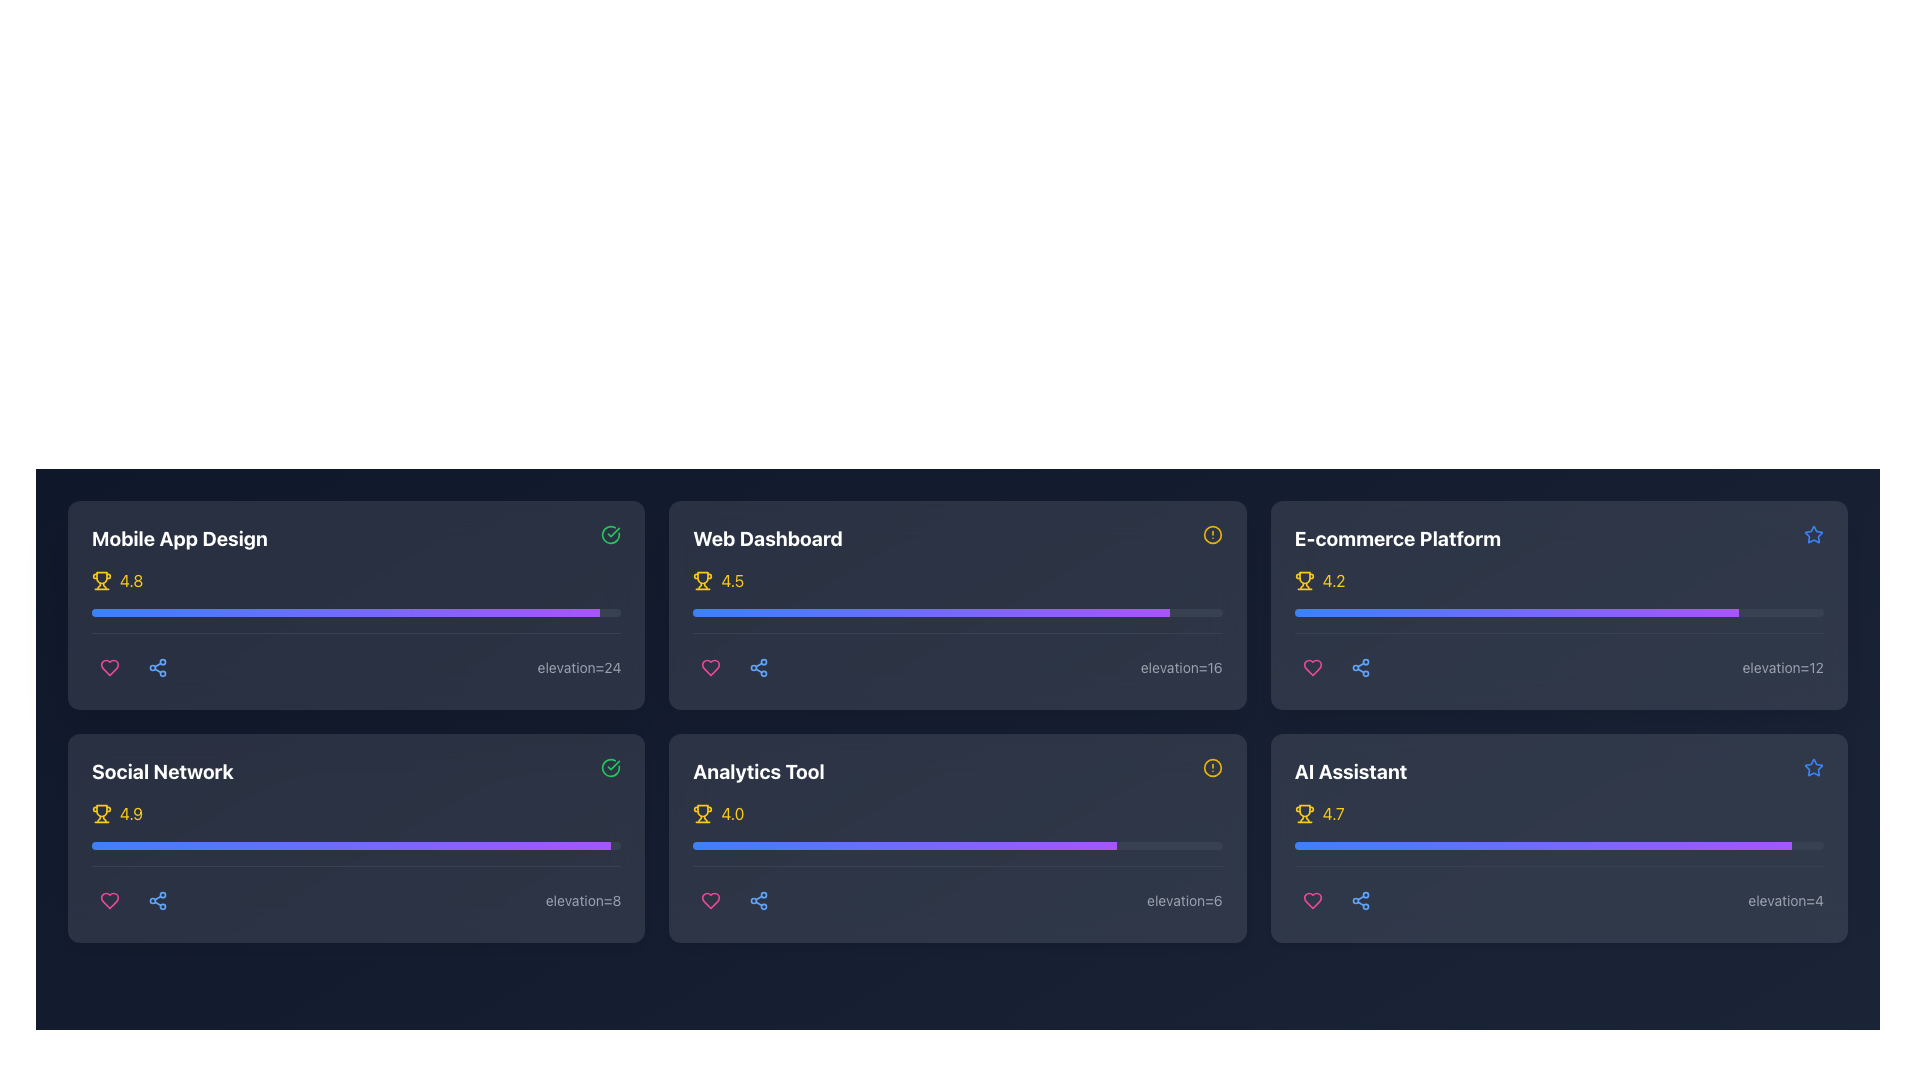  Describe the element at coordinates (711, 901) in the screenshot. I see `the heart icon located within the 'Analytics Tool' card to favorite the item` at that location.